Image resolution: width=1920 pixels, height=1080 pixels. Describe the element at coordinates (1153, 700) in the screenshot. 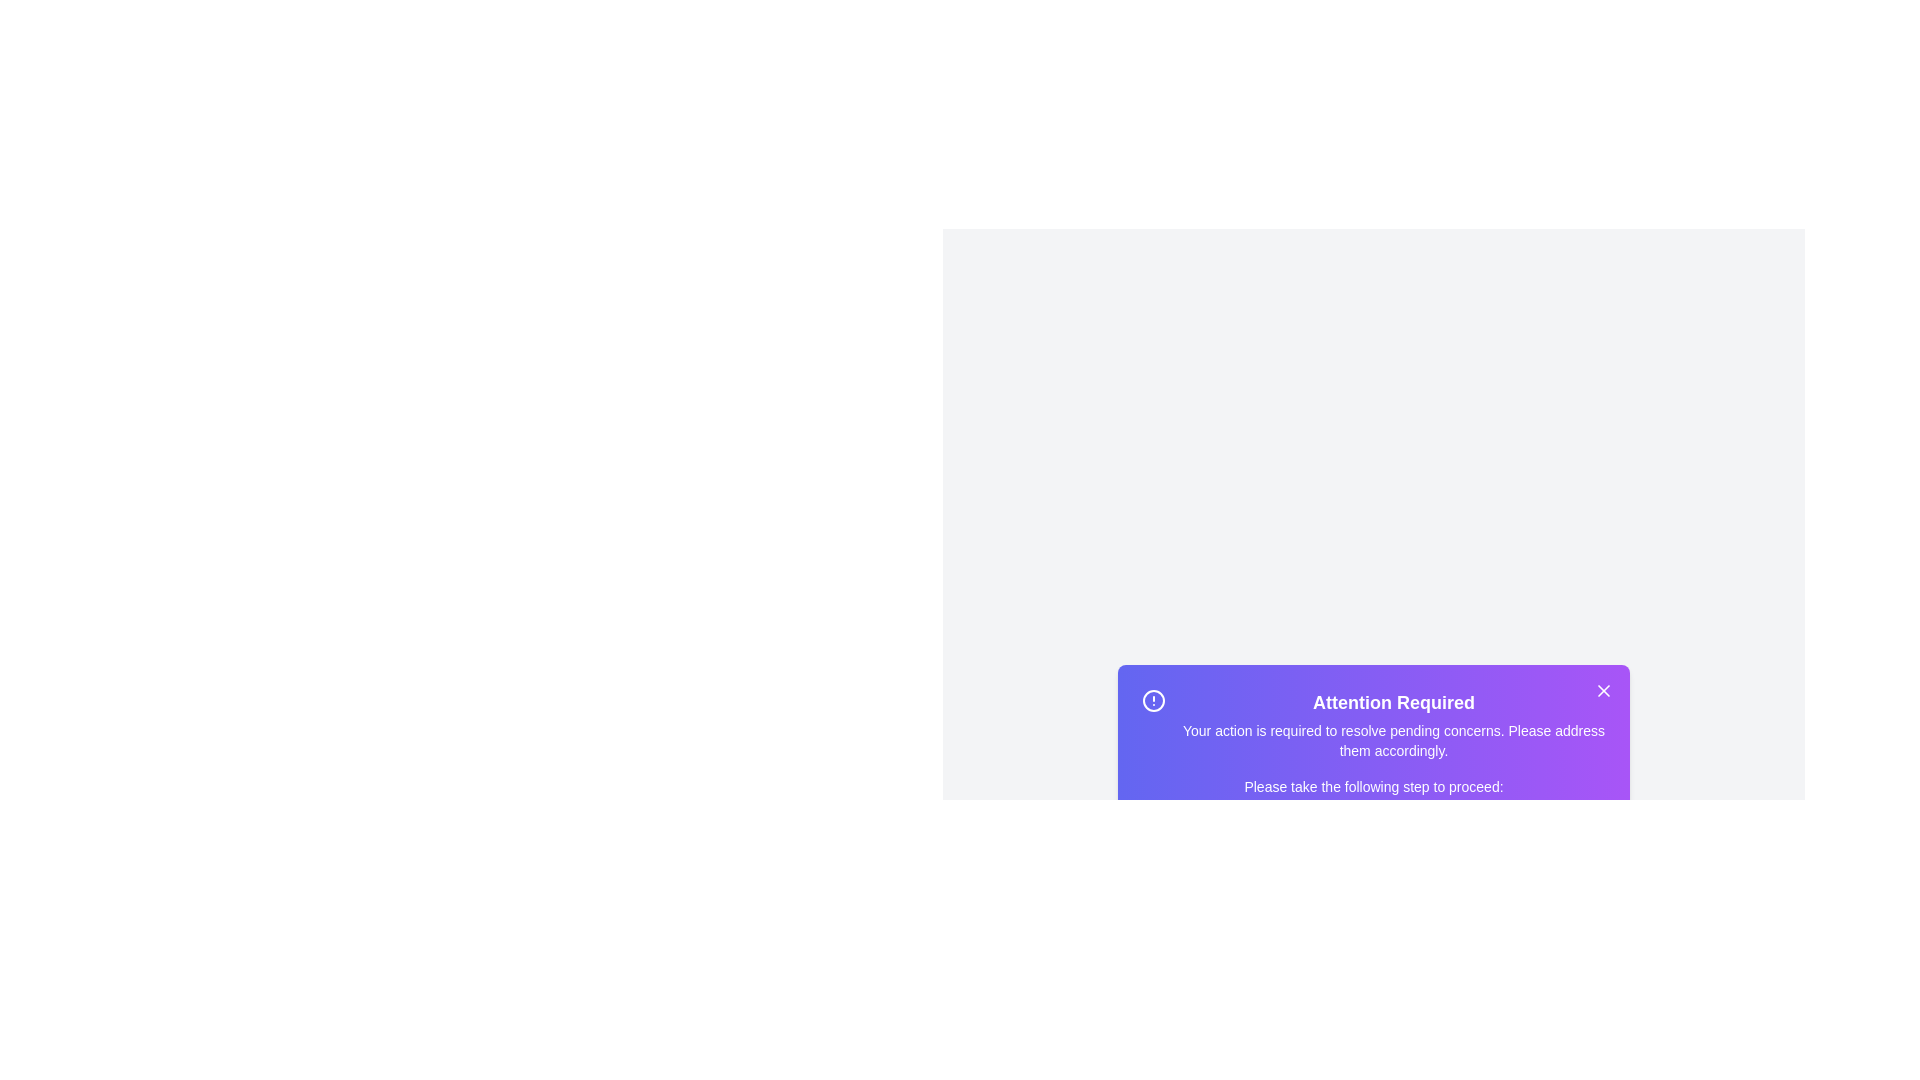

I see `the warning icon located in the top-left corner of the notification modal, next to the header text 'Attention Required.'` at that location.